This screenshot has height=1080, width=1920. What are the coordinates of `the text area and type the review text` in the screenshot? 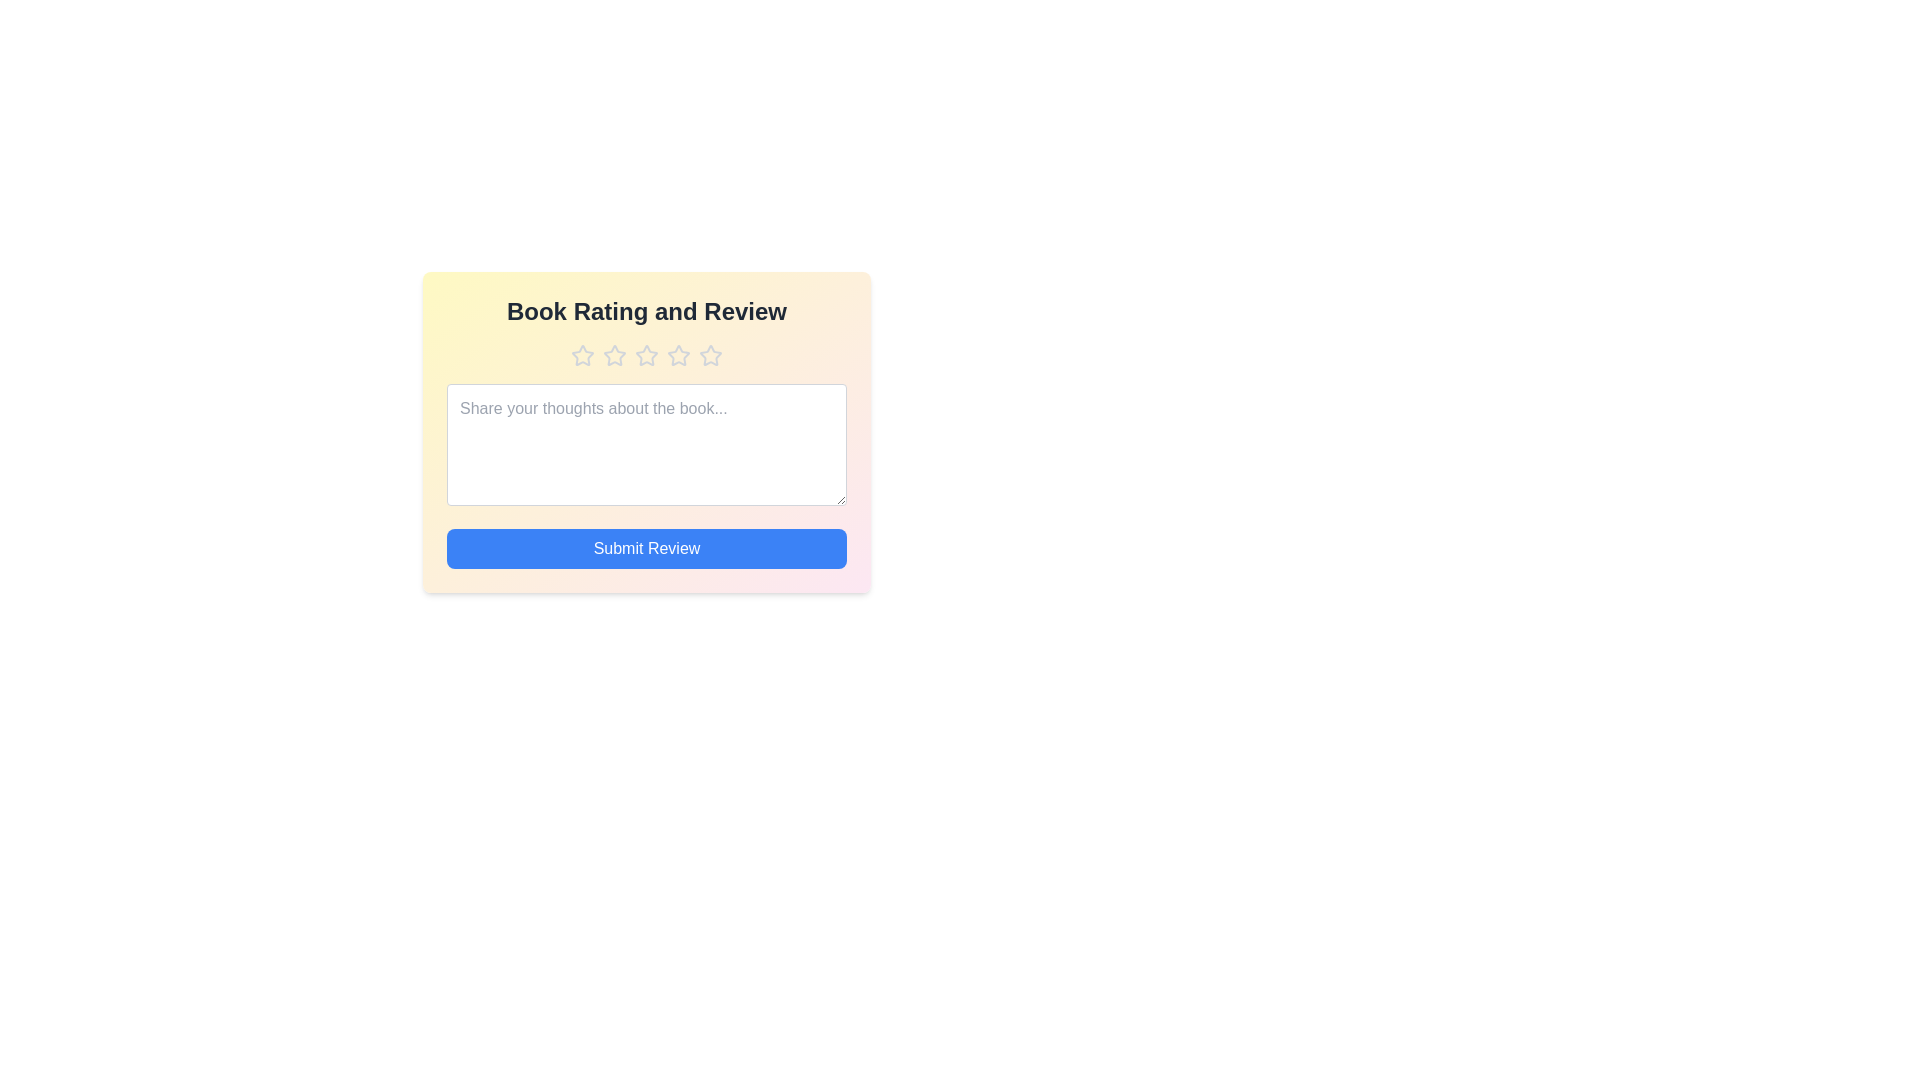 It's located at (647, 443).